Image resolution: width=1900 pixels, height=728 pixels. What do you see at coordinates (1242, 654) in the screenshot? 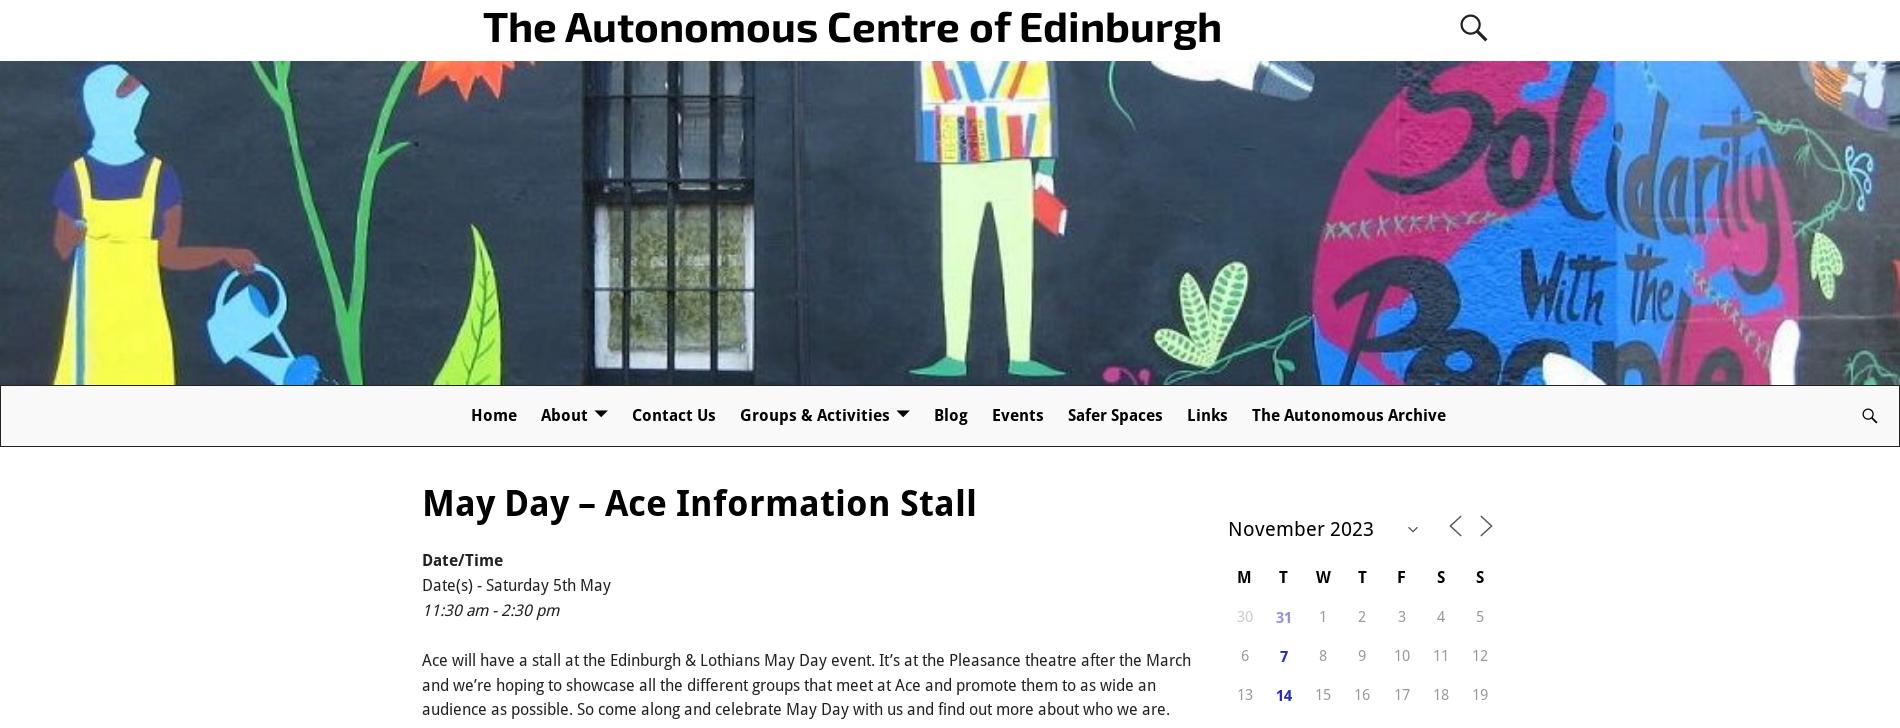
I see `'6'` at bounding box center [1242, 654].